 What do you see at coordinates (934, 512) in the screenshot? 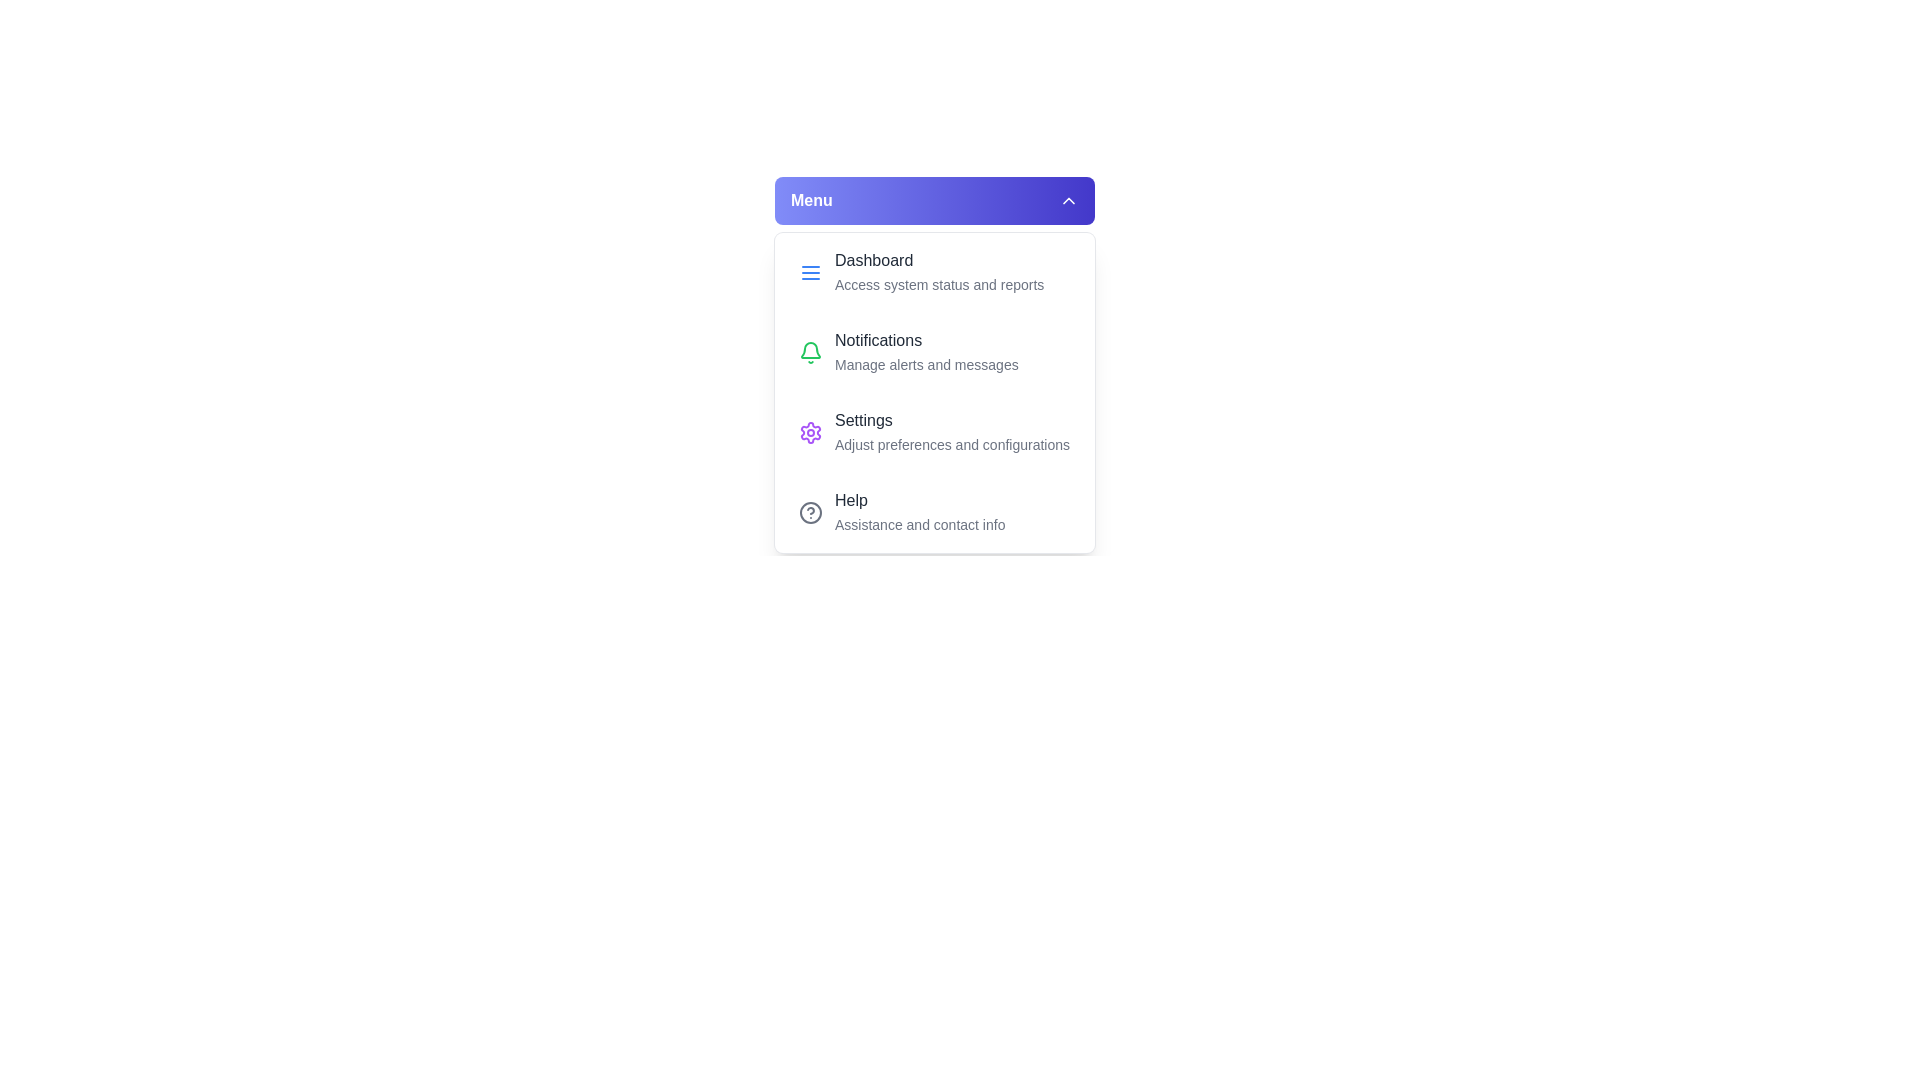
I see `the 'Help' navigation item with icon and text` at bounding box center [934, 512].